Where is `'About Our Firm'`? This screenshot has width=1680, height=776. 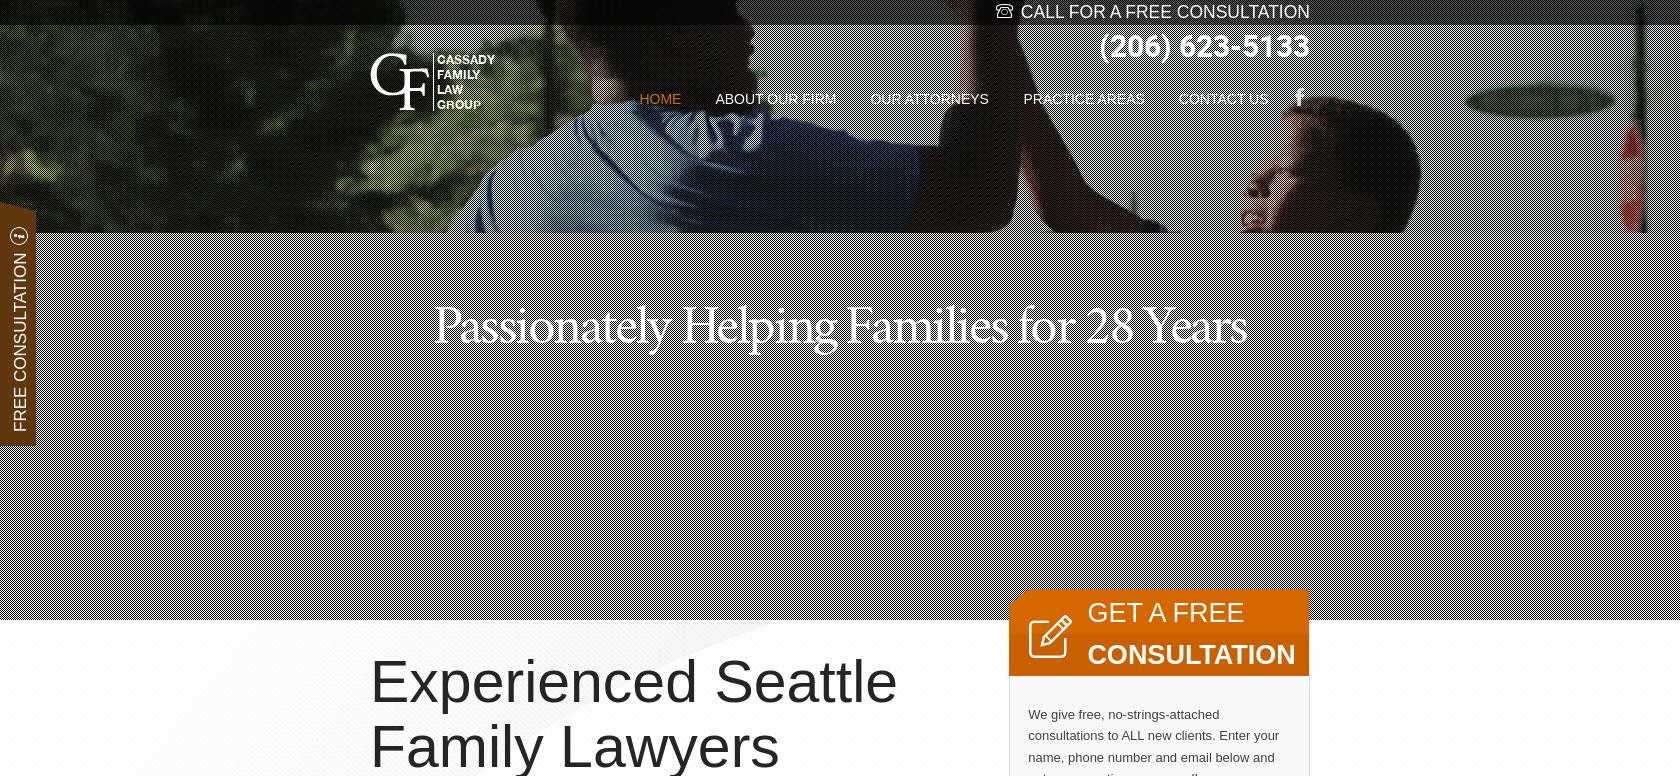 'About Our Firm' is located at coordinates (775, 99).